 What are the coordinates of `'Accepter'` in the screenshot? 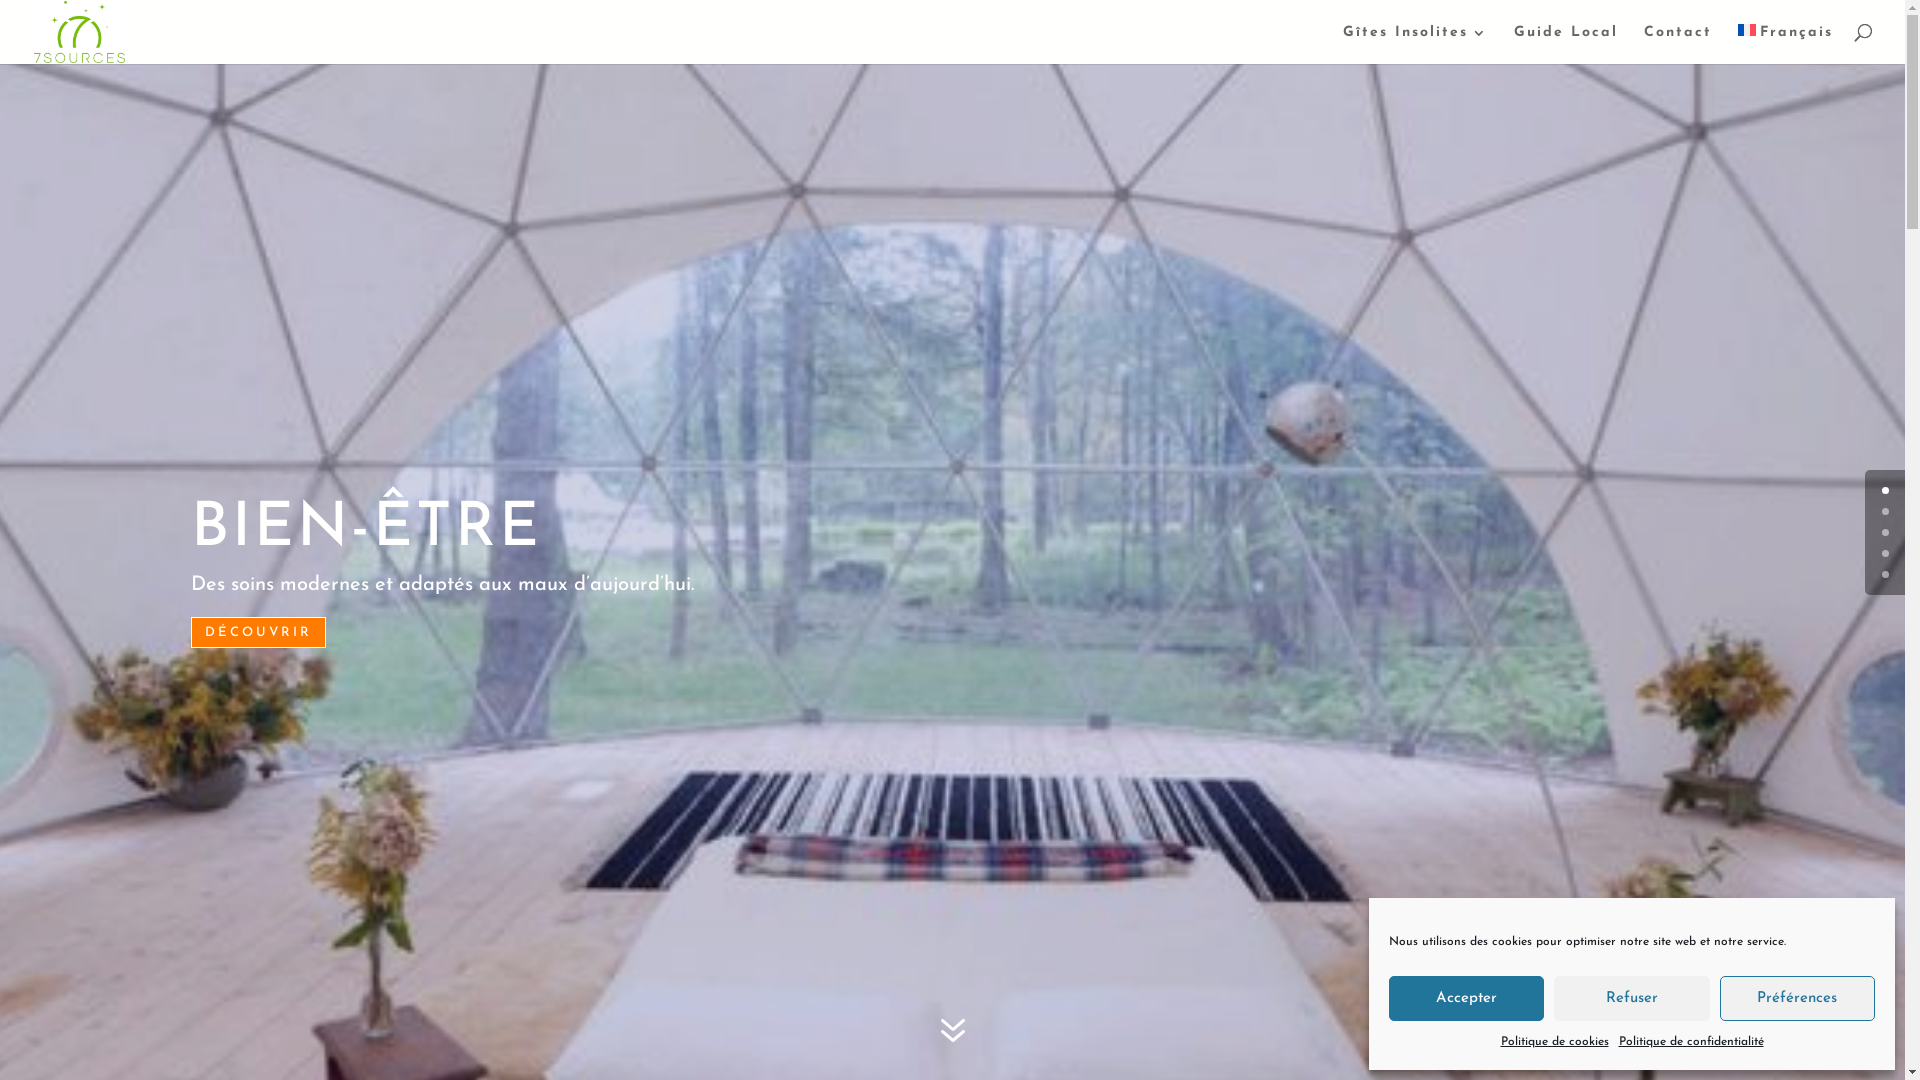 It's located at (1466, 998).